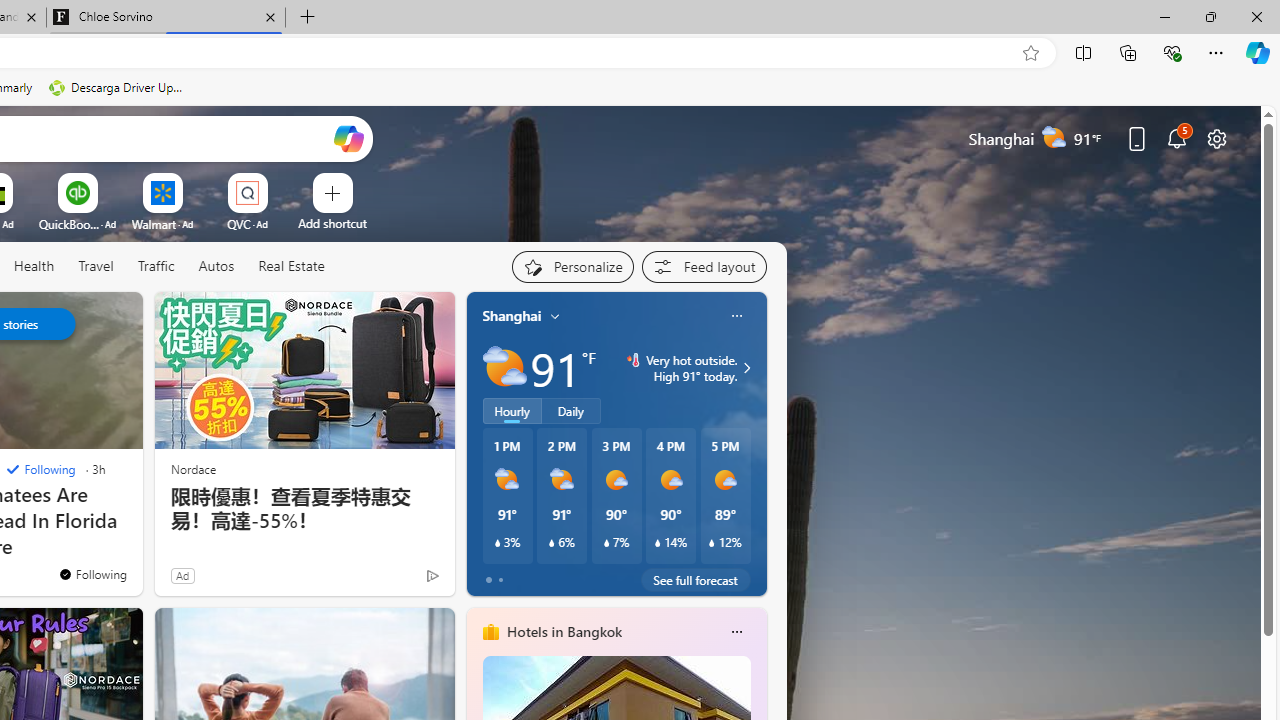 The image size is (1280, 720). What do you see at coordinates (504, 368) in the screenshot?
I see `'Partly sunny'` at bounding box center [504, 368].